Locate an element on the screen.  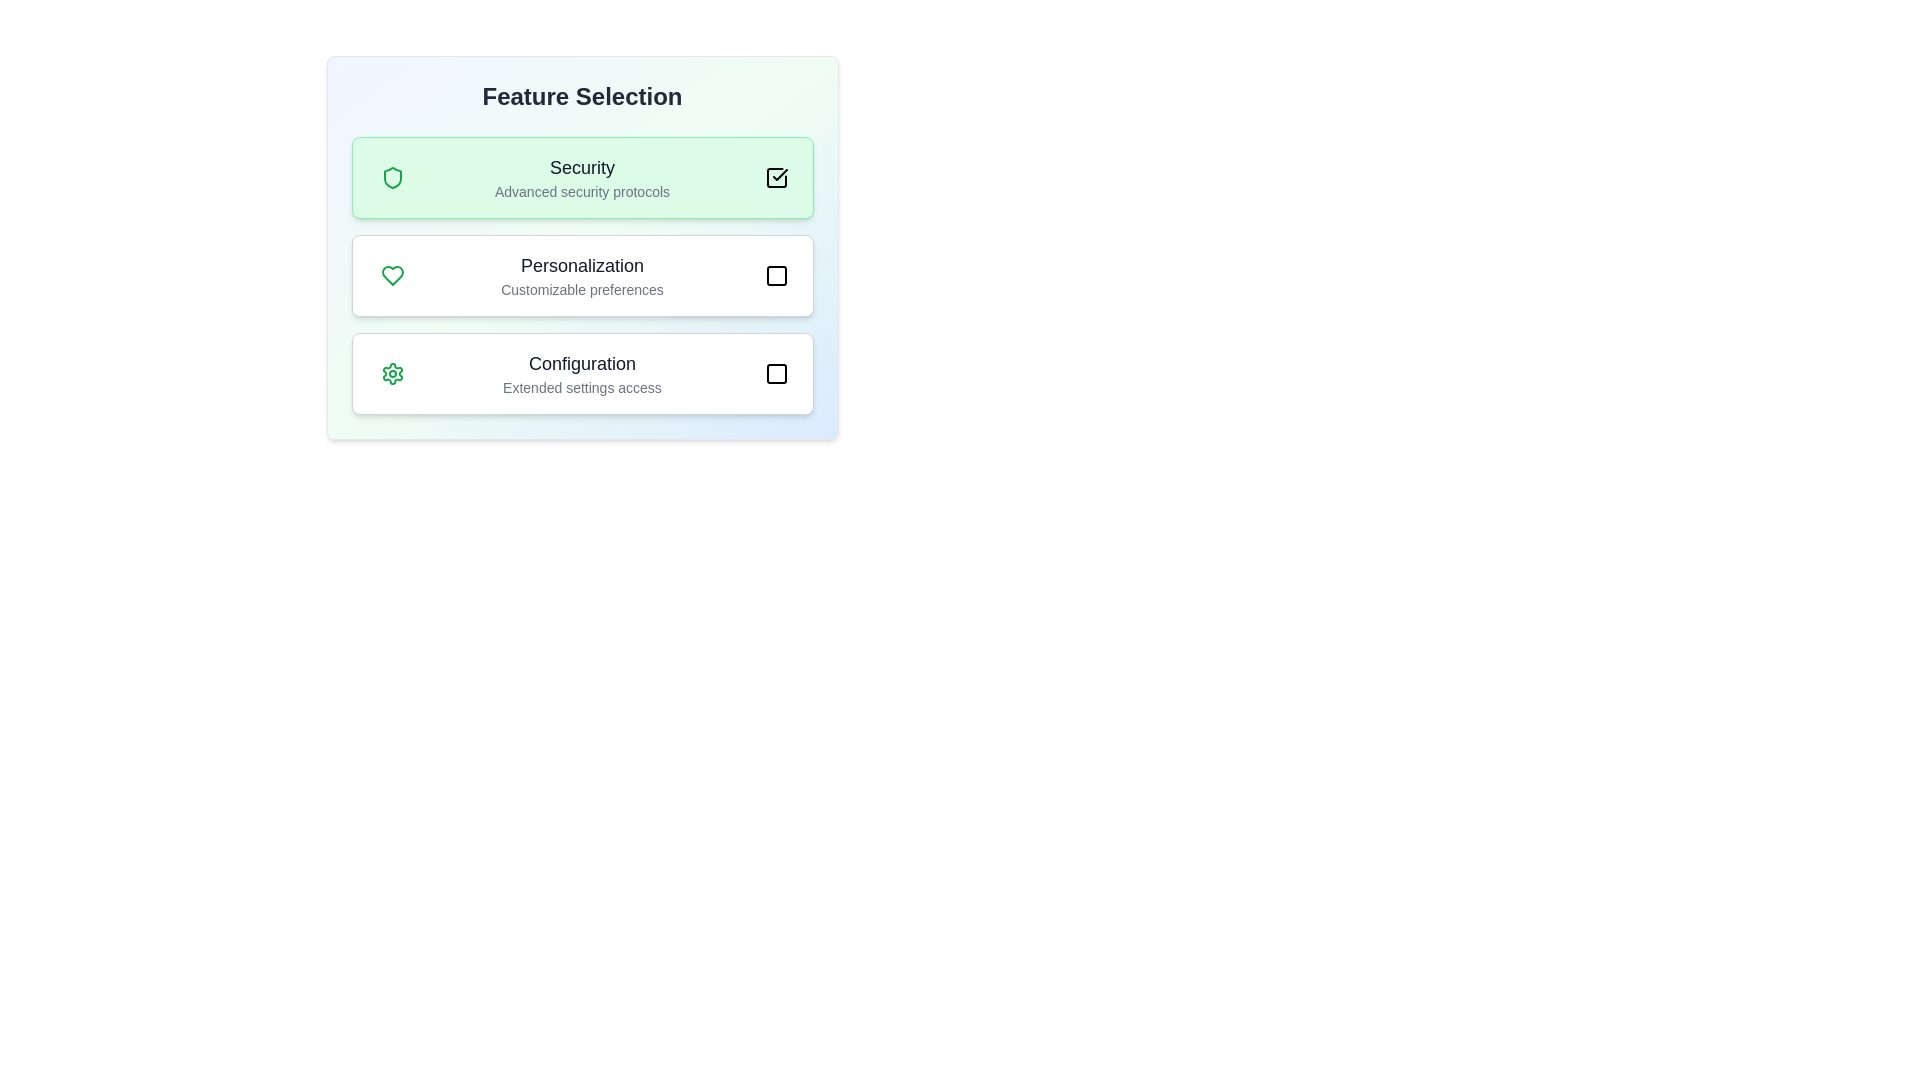
the Configuration icon located within the Configuration card, which is below the Personalization card in the vertical list of settings options is located at coordinates (392, 374).